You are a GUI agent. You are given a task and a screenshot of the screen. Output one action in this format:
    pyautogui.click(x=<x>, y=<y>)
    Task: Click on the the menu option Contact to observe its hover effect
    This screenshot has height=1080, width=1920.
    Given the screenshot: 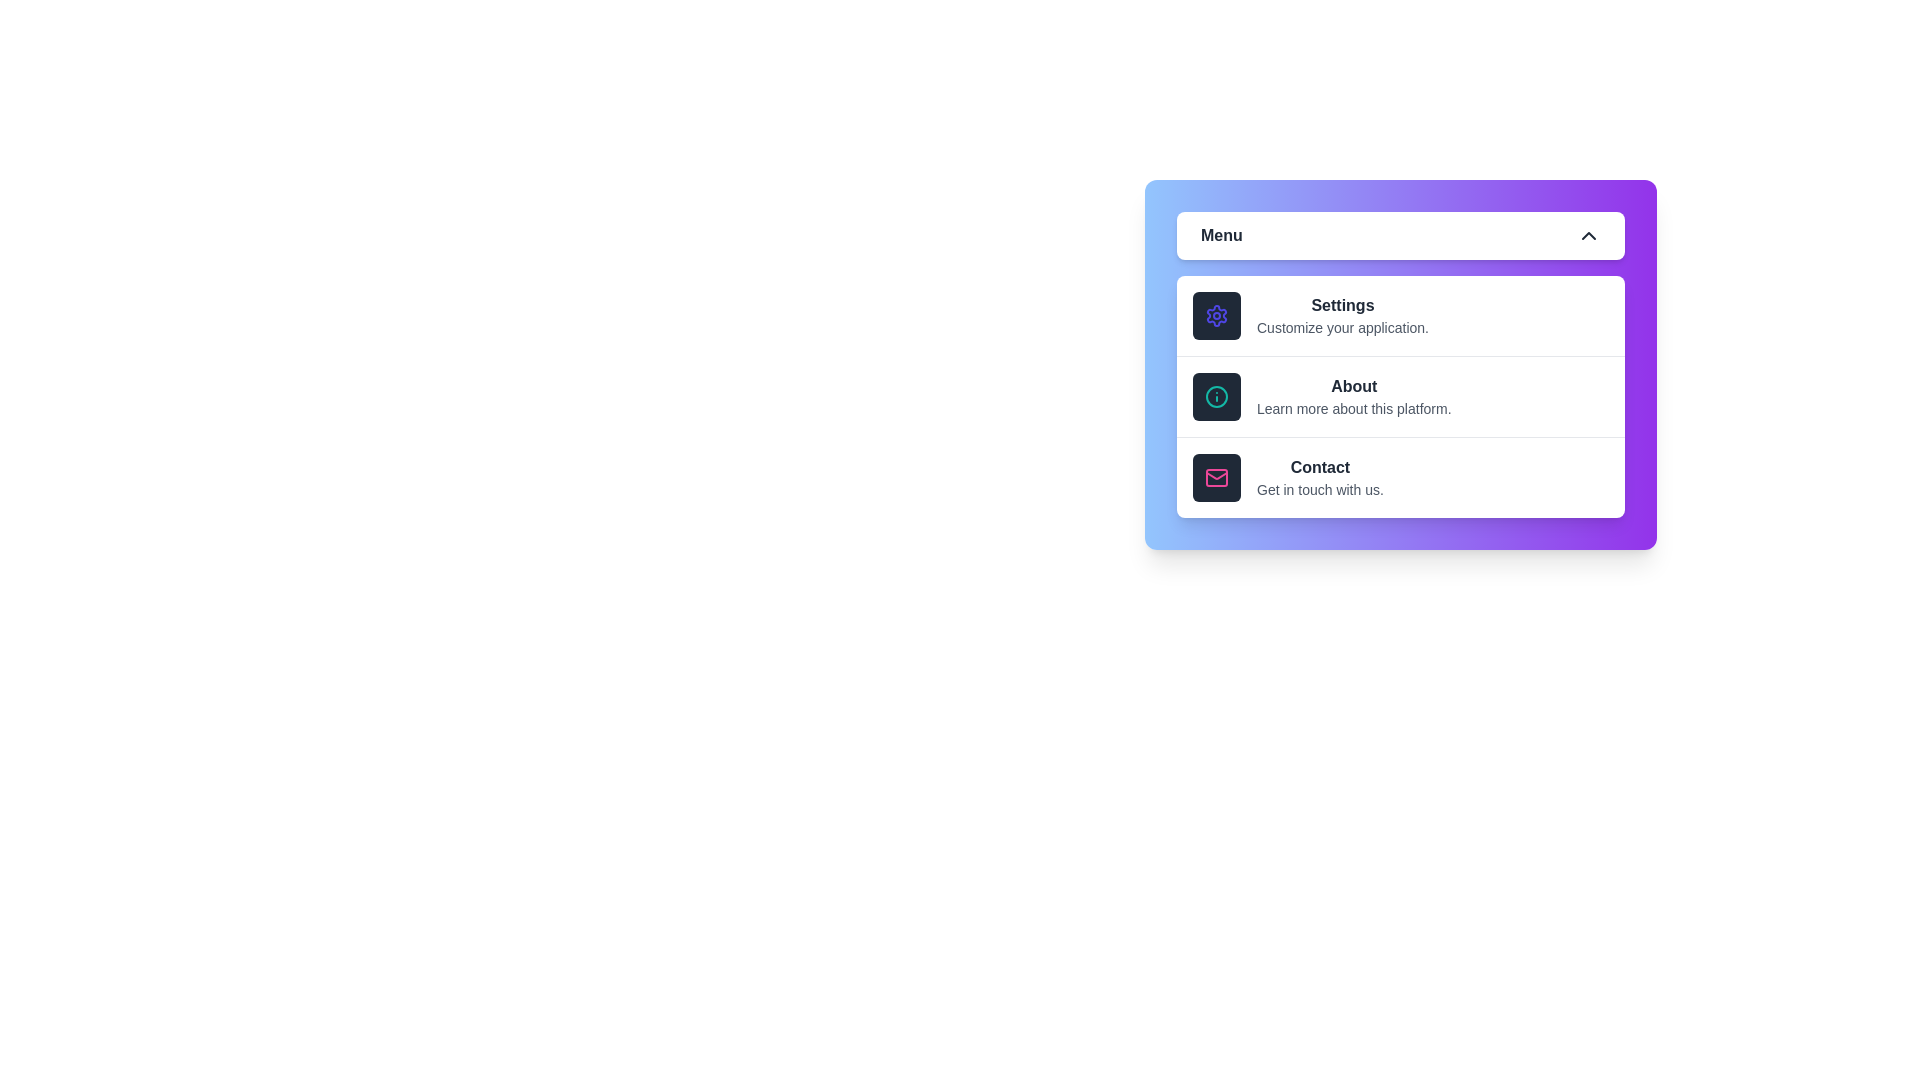 What is the action you would take?
    pyautogui.click(x=1400, y=477)
    